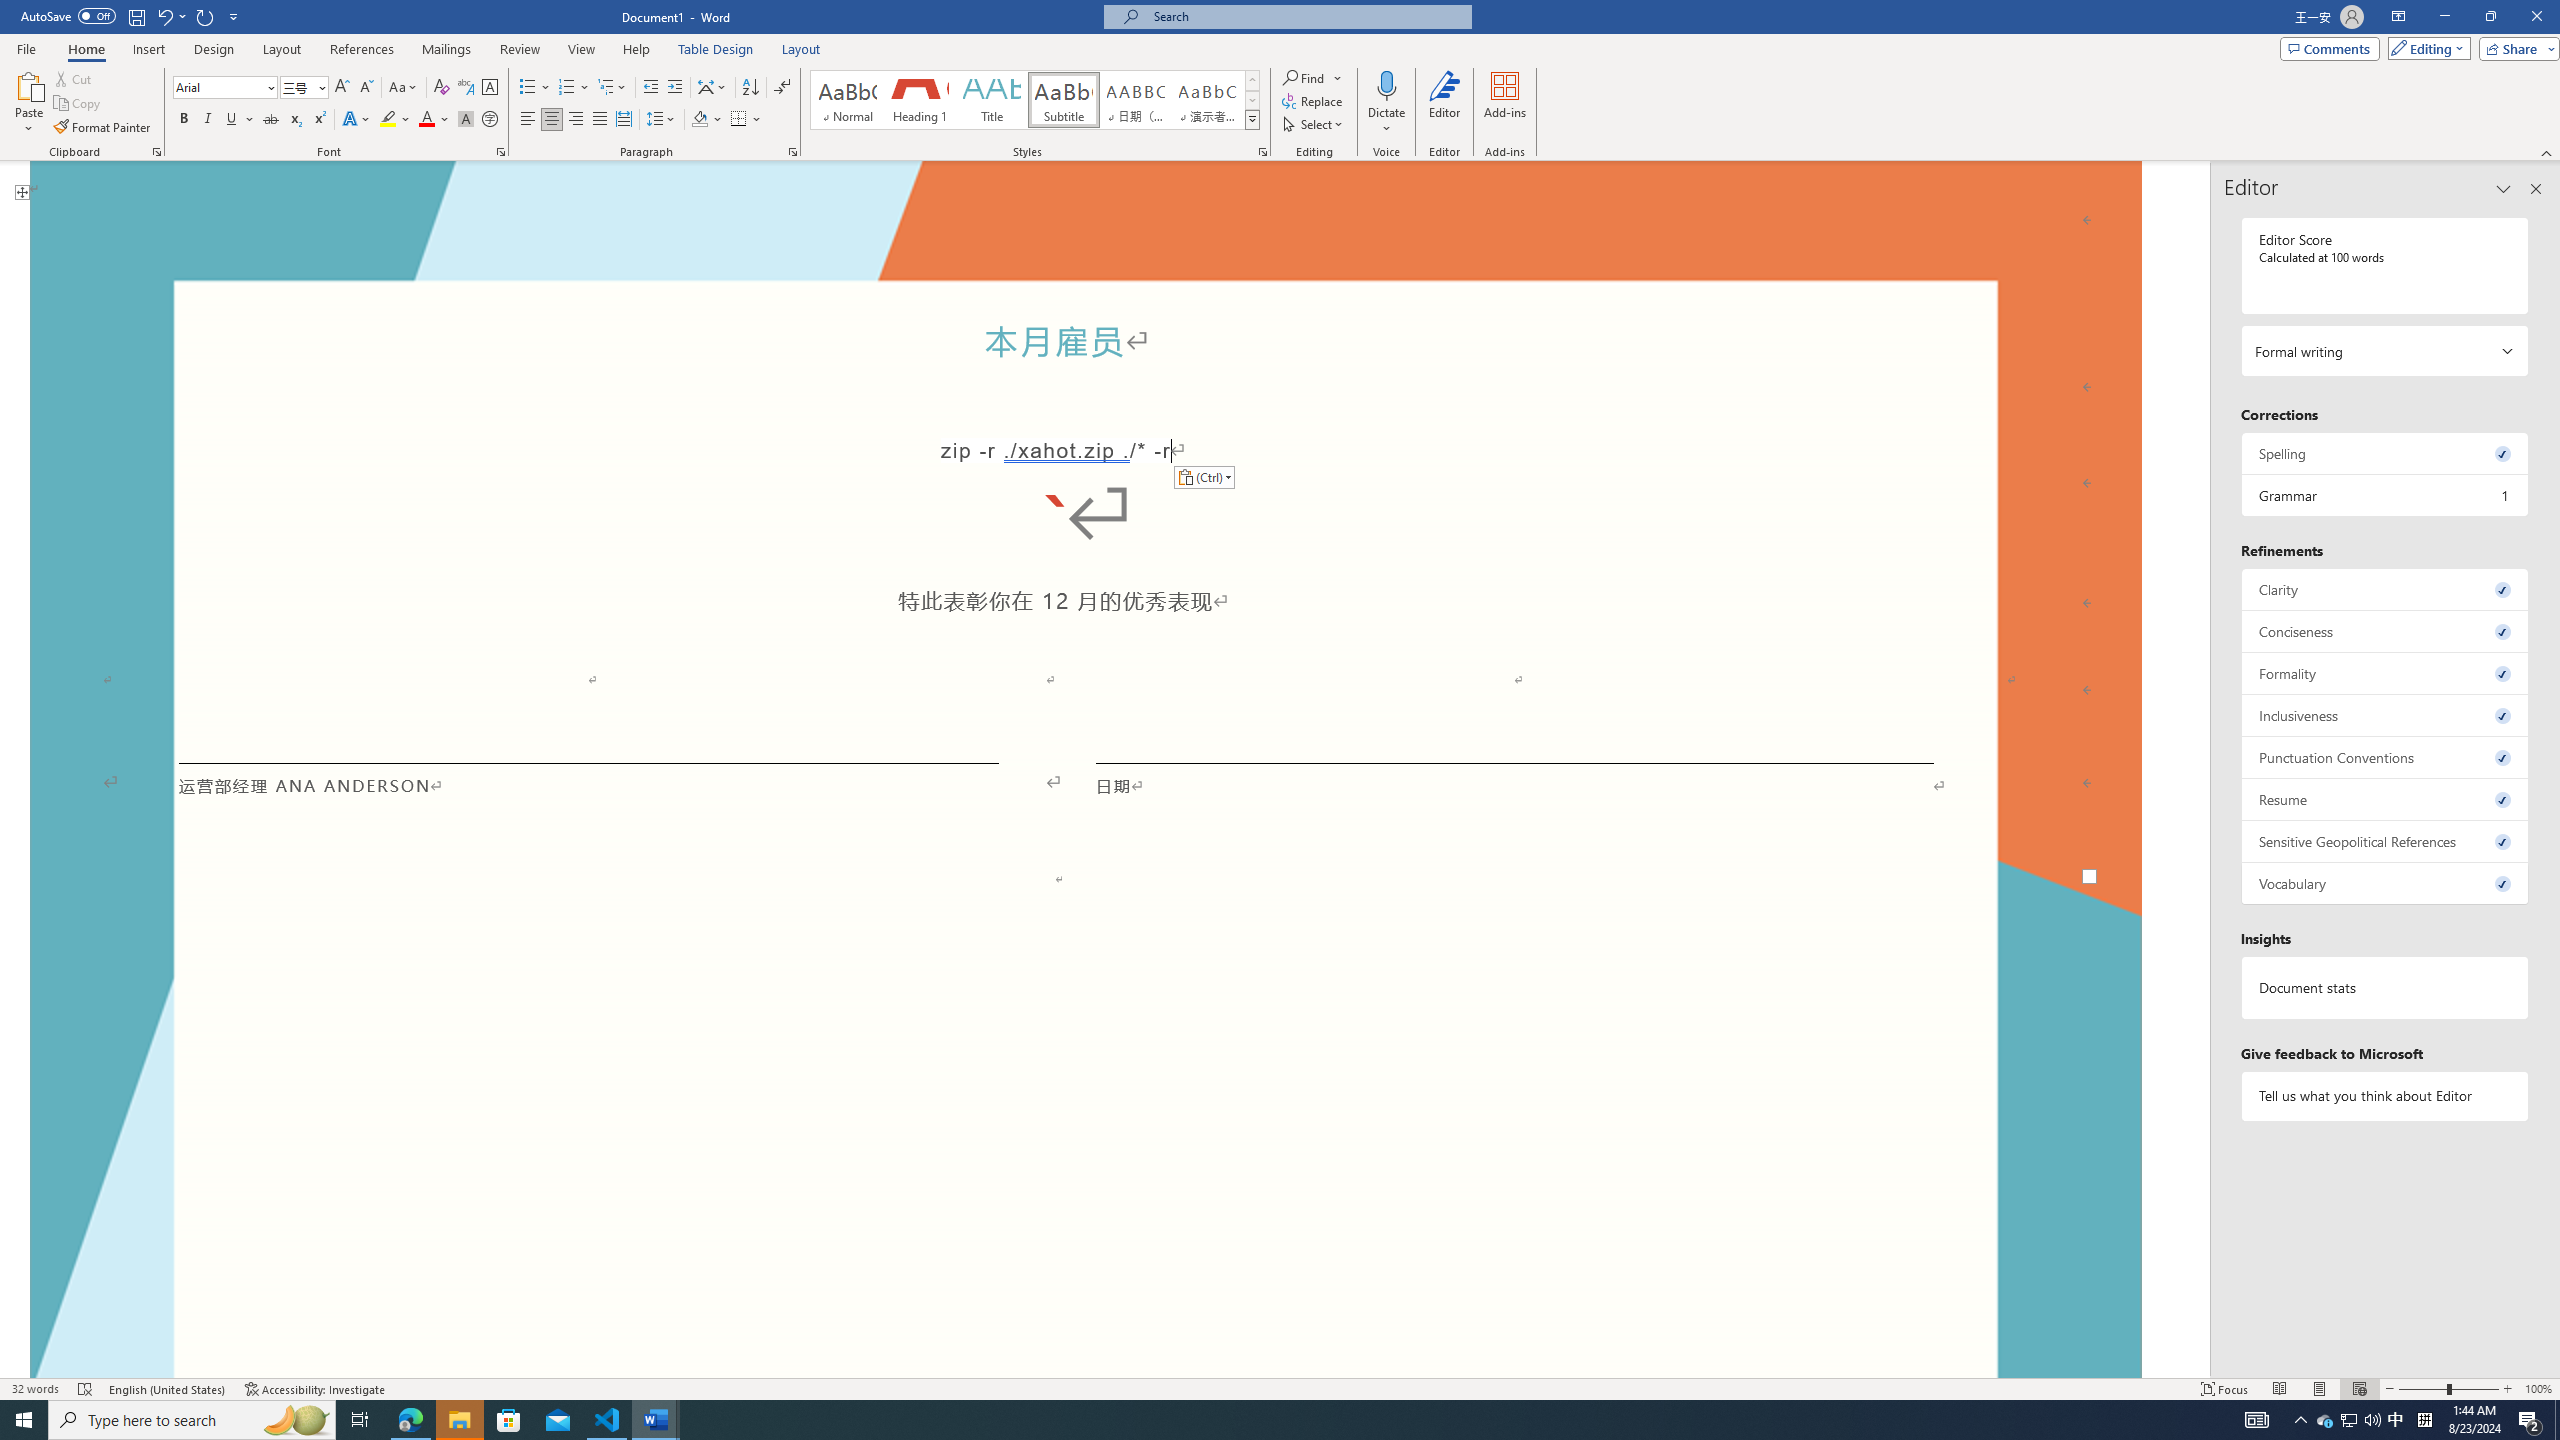 The image size is (2560, 1440). What do you see at coordinates (1261, 150) in the screenshot?
I see `'Styles...'` at bounding box center [1261, 150].